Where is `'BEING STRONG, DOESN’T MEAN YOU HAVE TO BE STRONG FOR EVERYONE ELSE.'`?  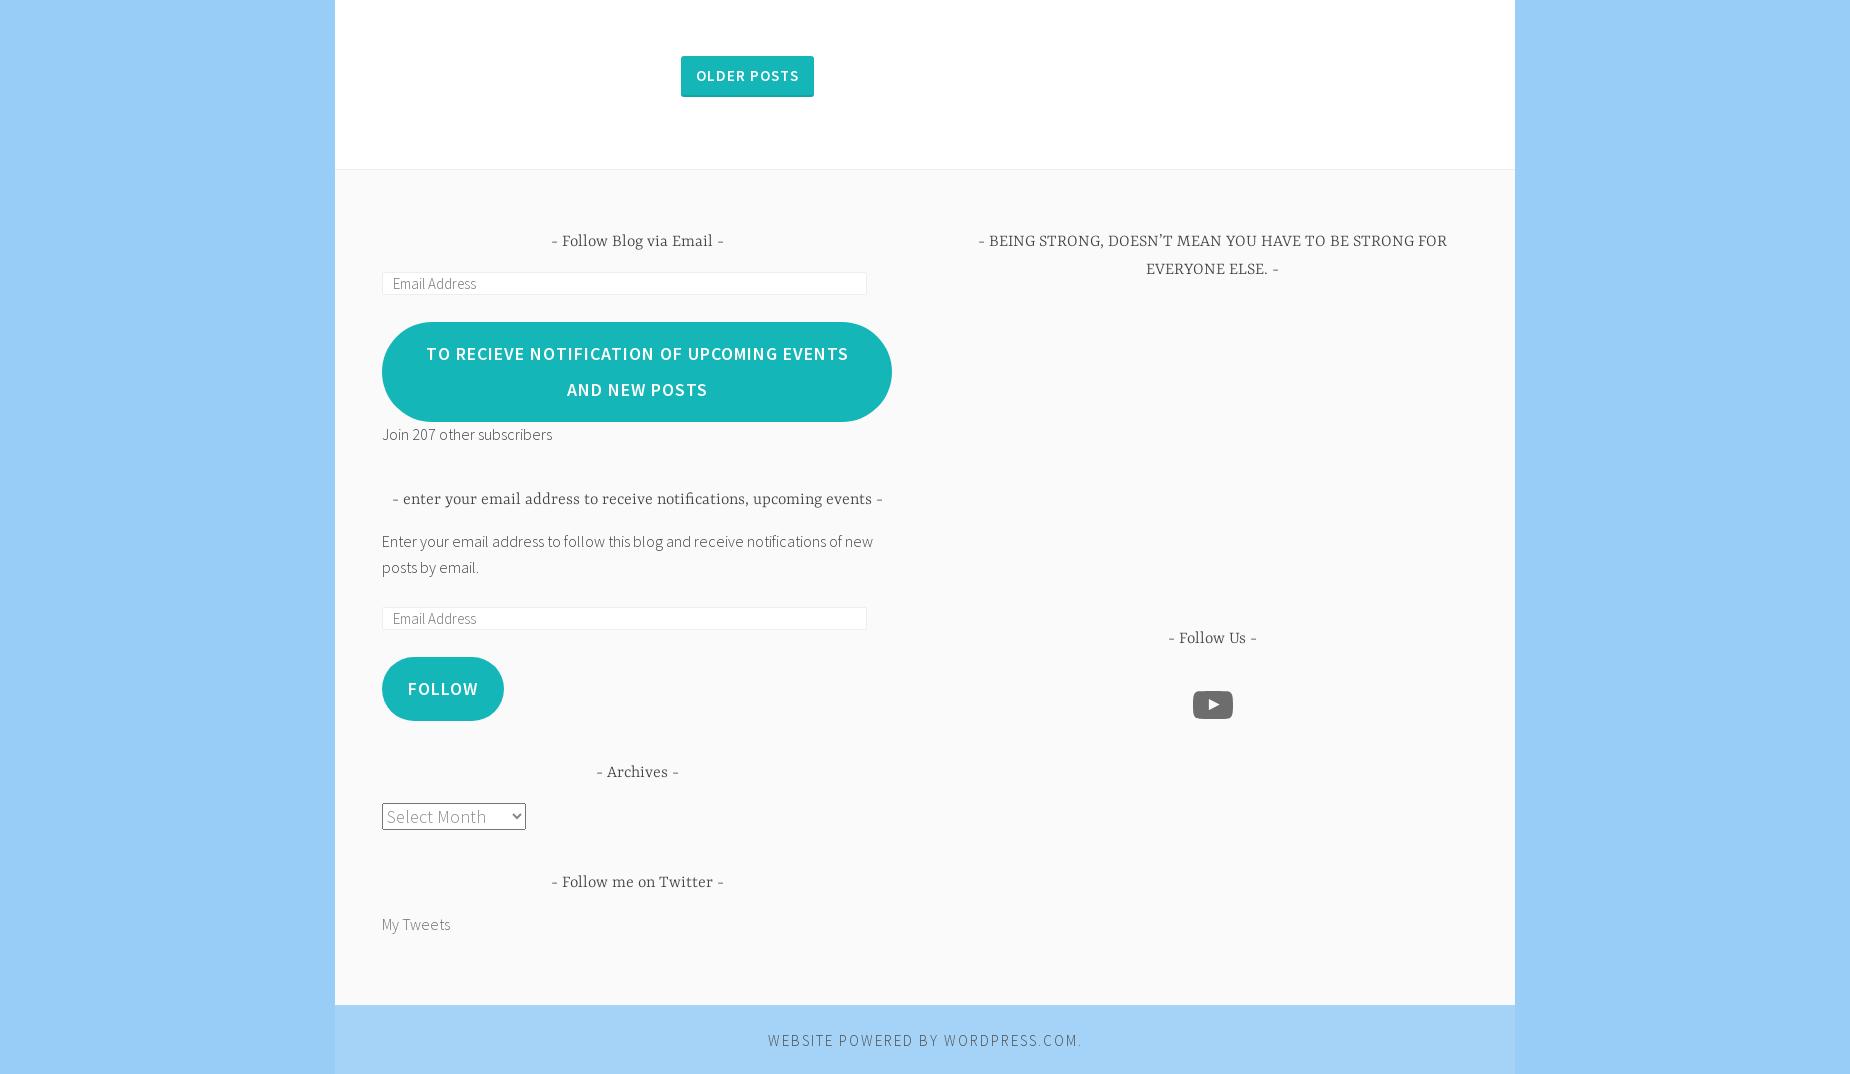
'BEING STRONG, DOESN’T MEAN YOU HAVE TO BE STRONG FOR EVERYONE ELSE.' is located at coordinates (1217, 254).